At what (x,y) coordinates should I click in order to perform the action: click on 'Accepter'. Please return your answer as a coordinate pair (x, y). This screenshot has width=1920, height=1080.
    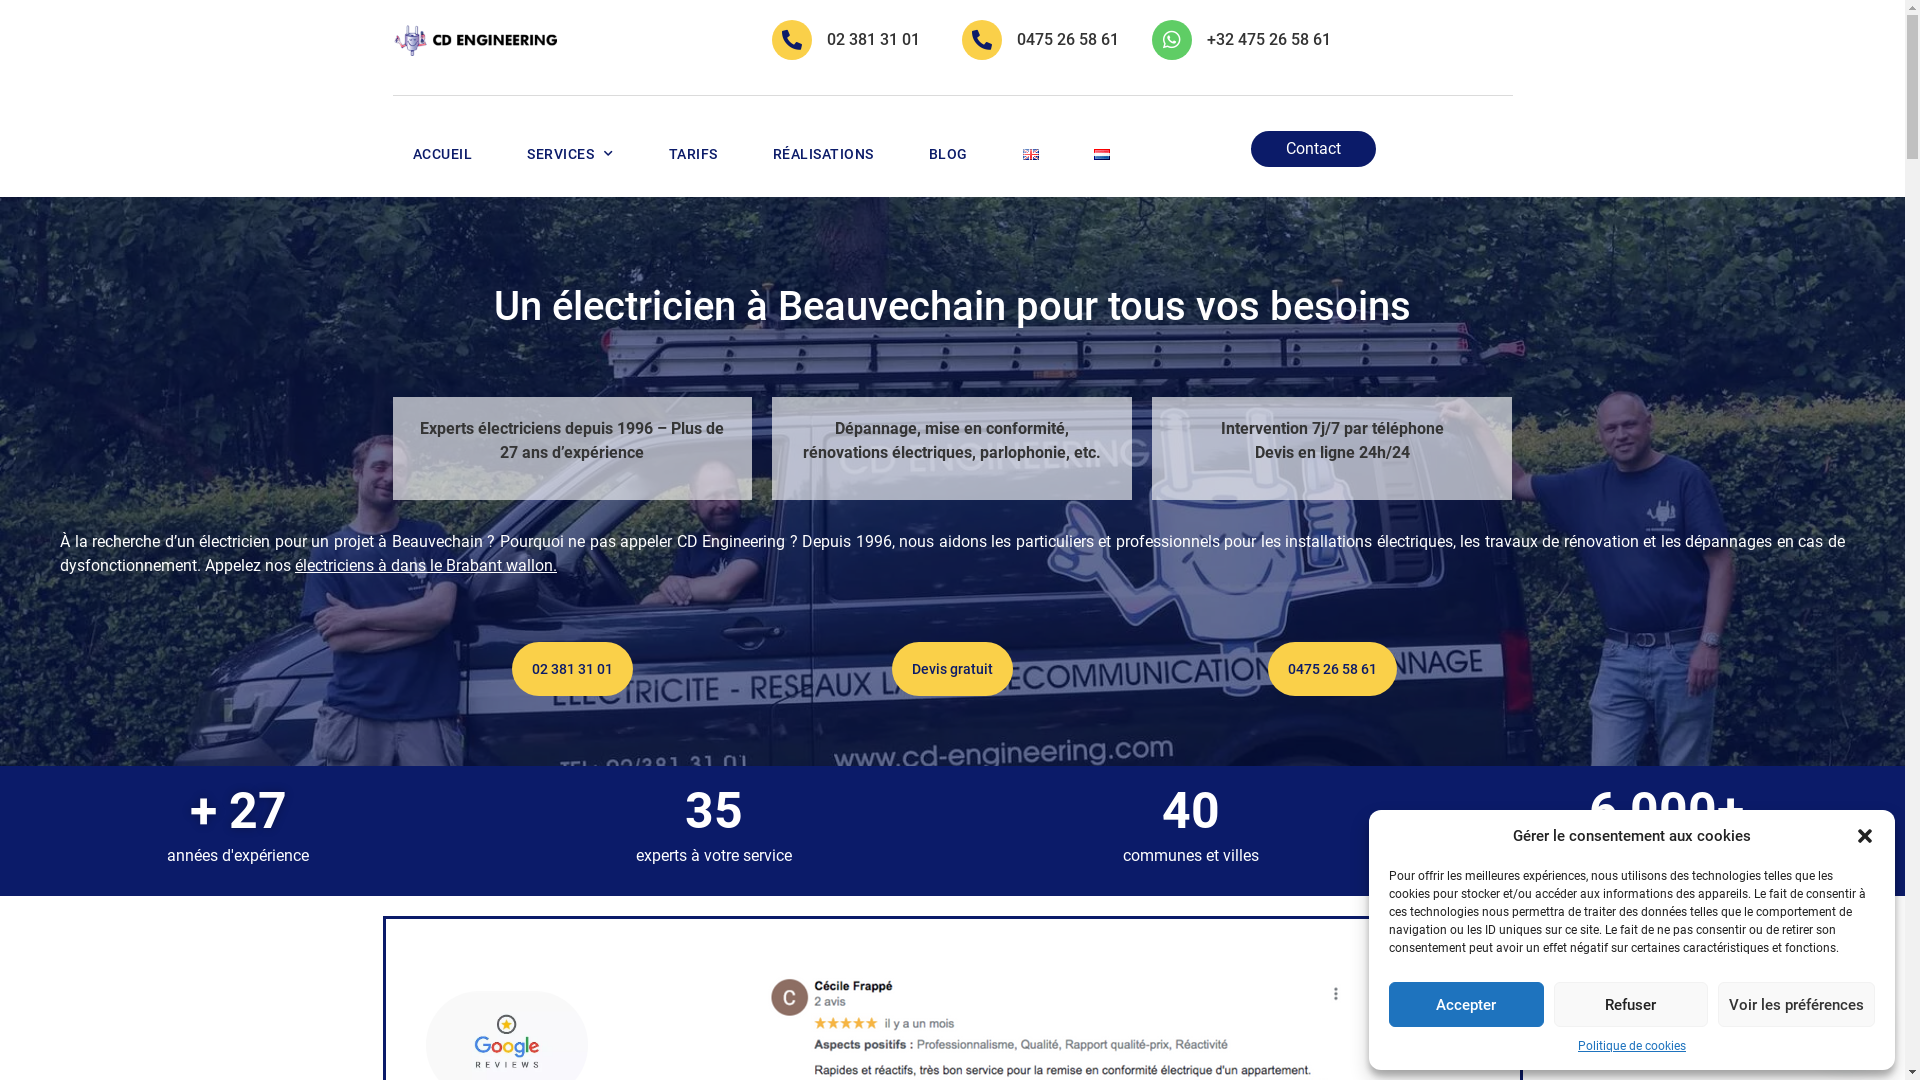
    Looking at the image, I should click on (1387, 1004).